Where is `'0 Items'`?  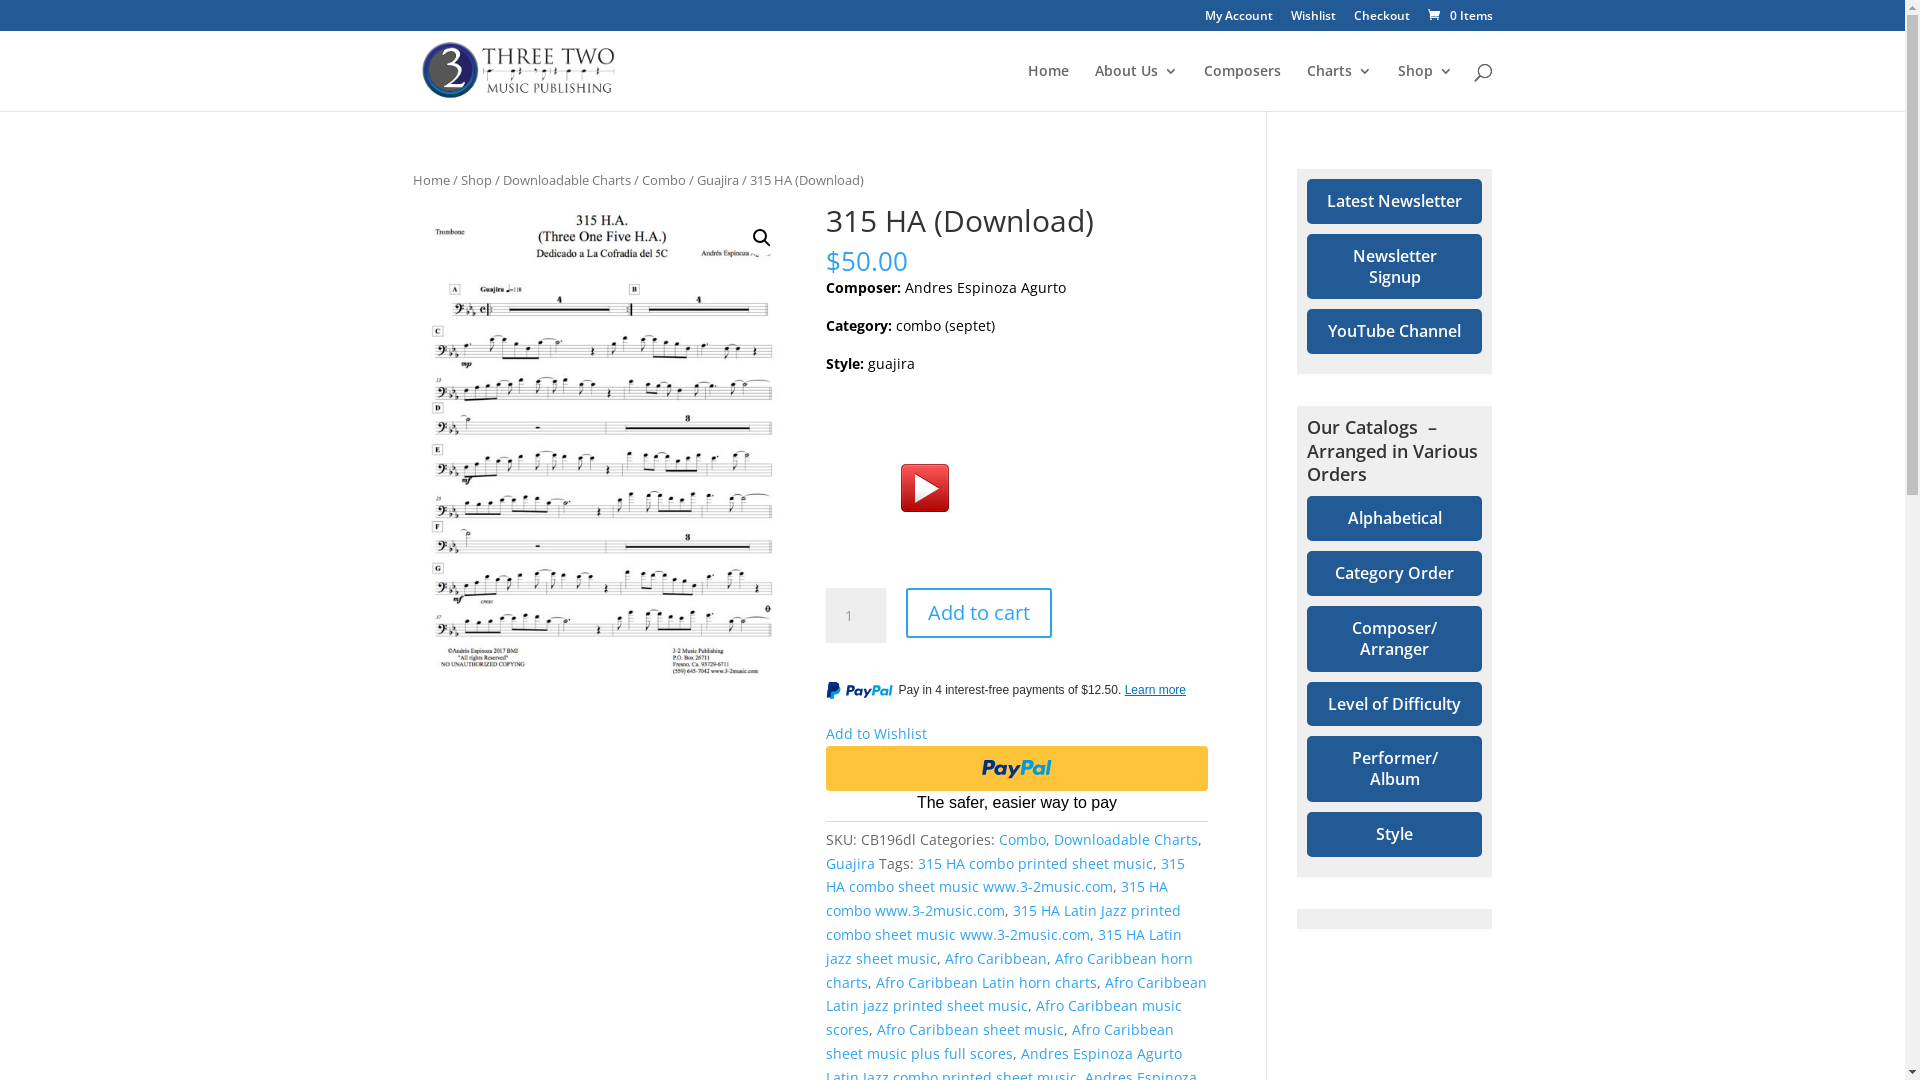 '0 Items' is located at coordinates (1423, 15).